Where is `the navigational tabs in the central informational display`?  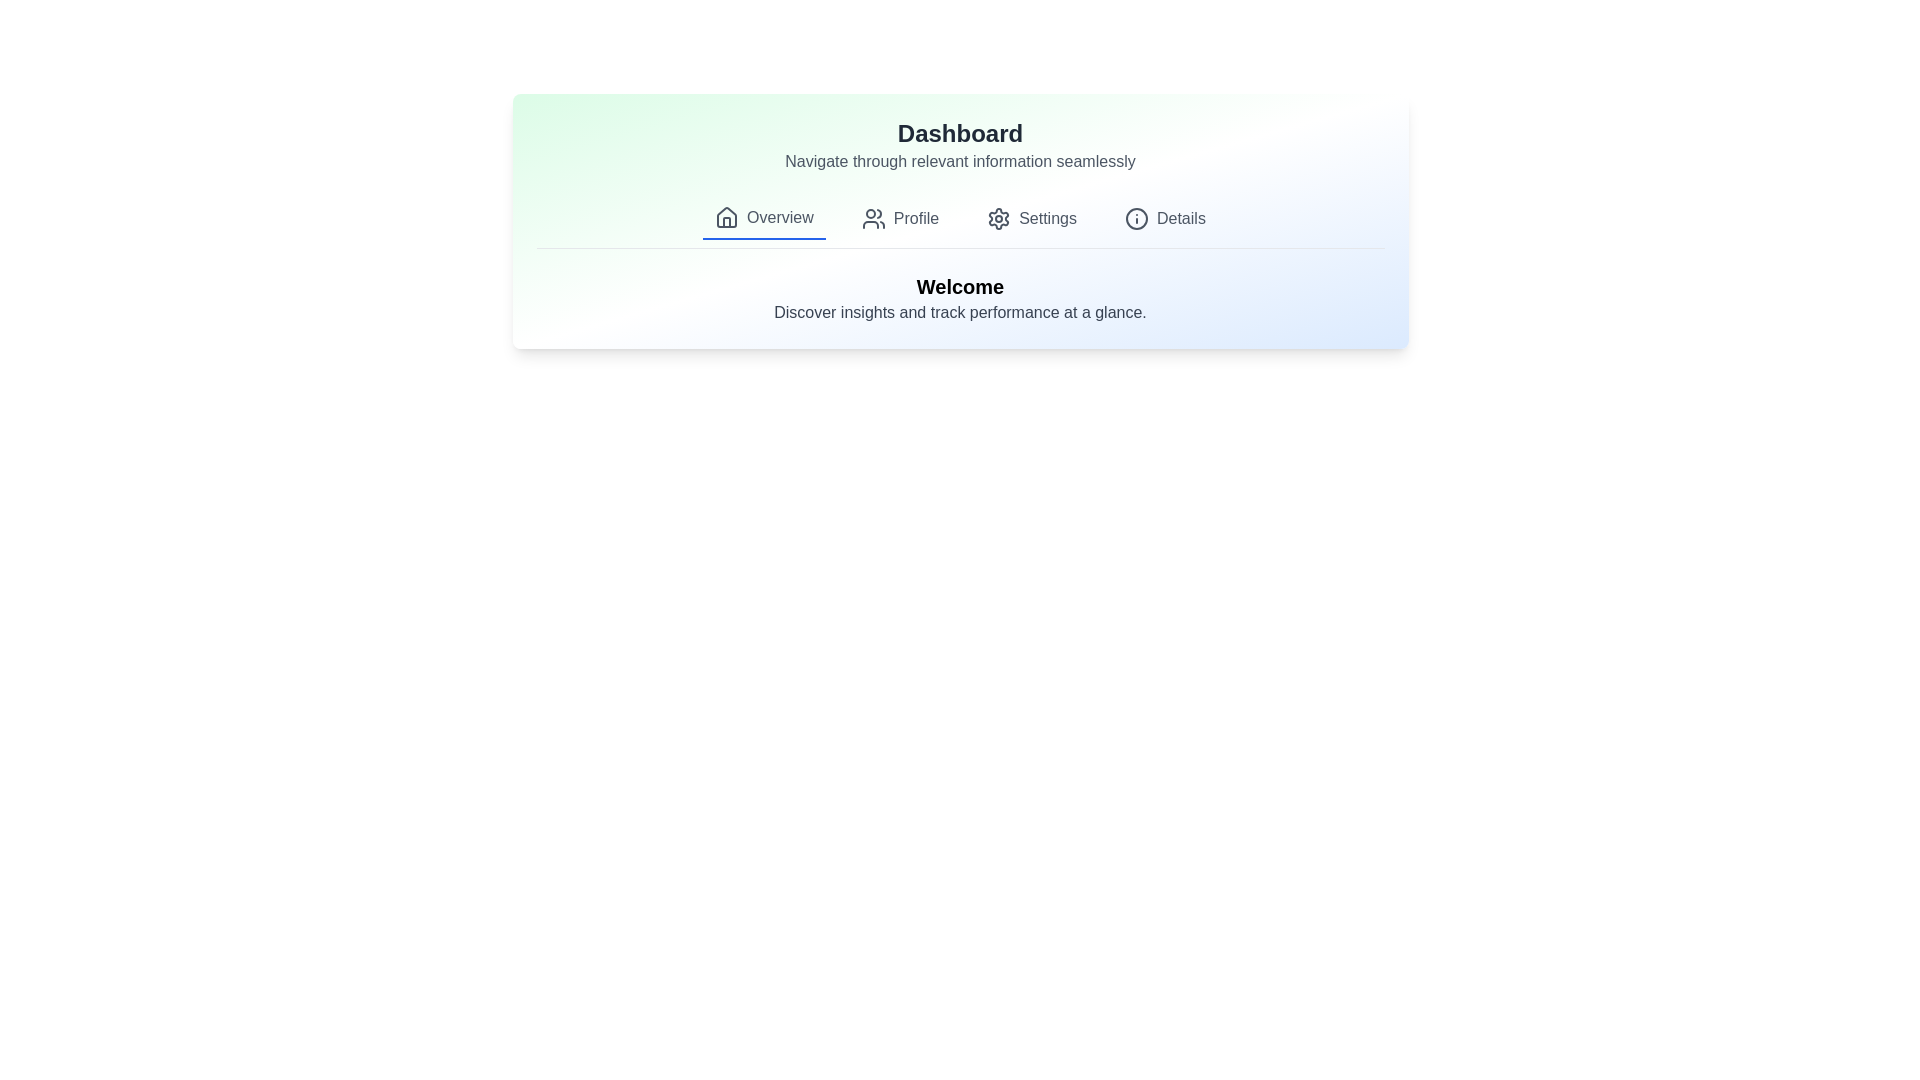
the navigational tabs in the central informational display is located at coordinates (960, 221).